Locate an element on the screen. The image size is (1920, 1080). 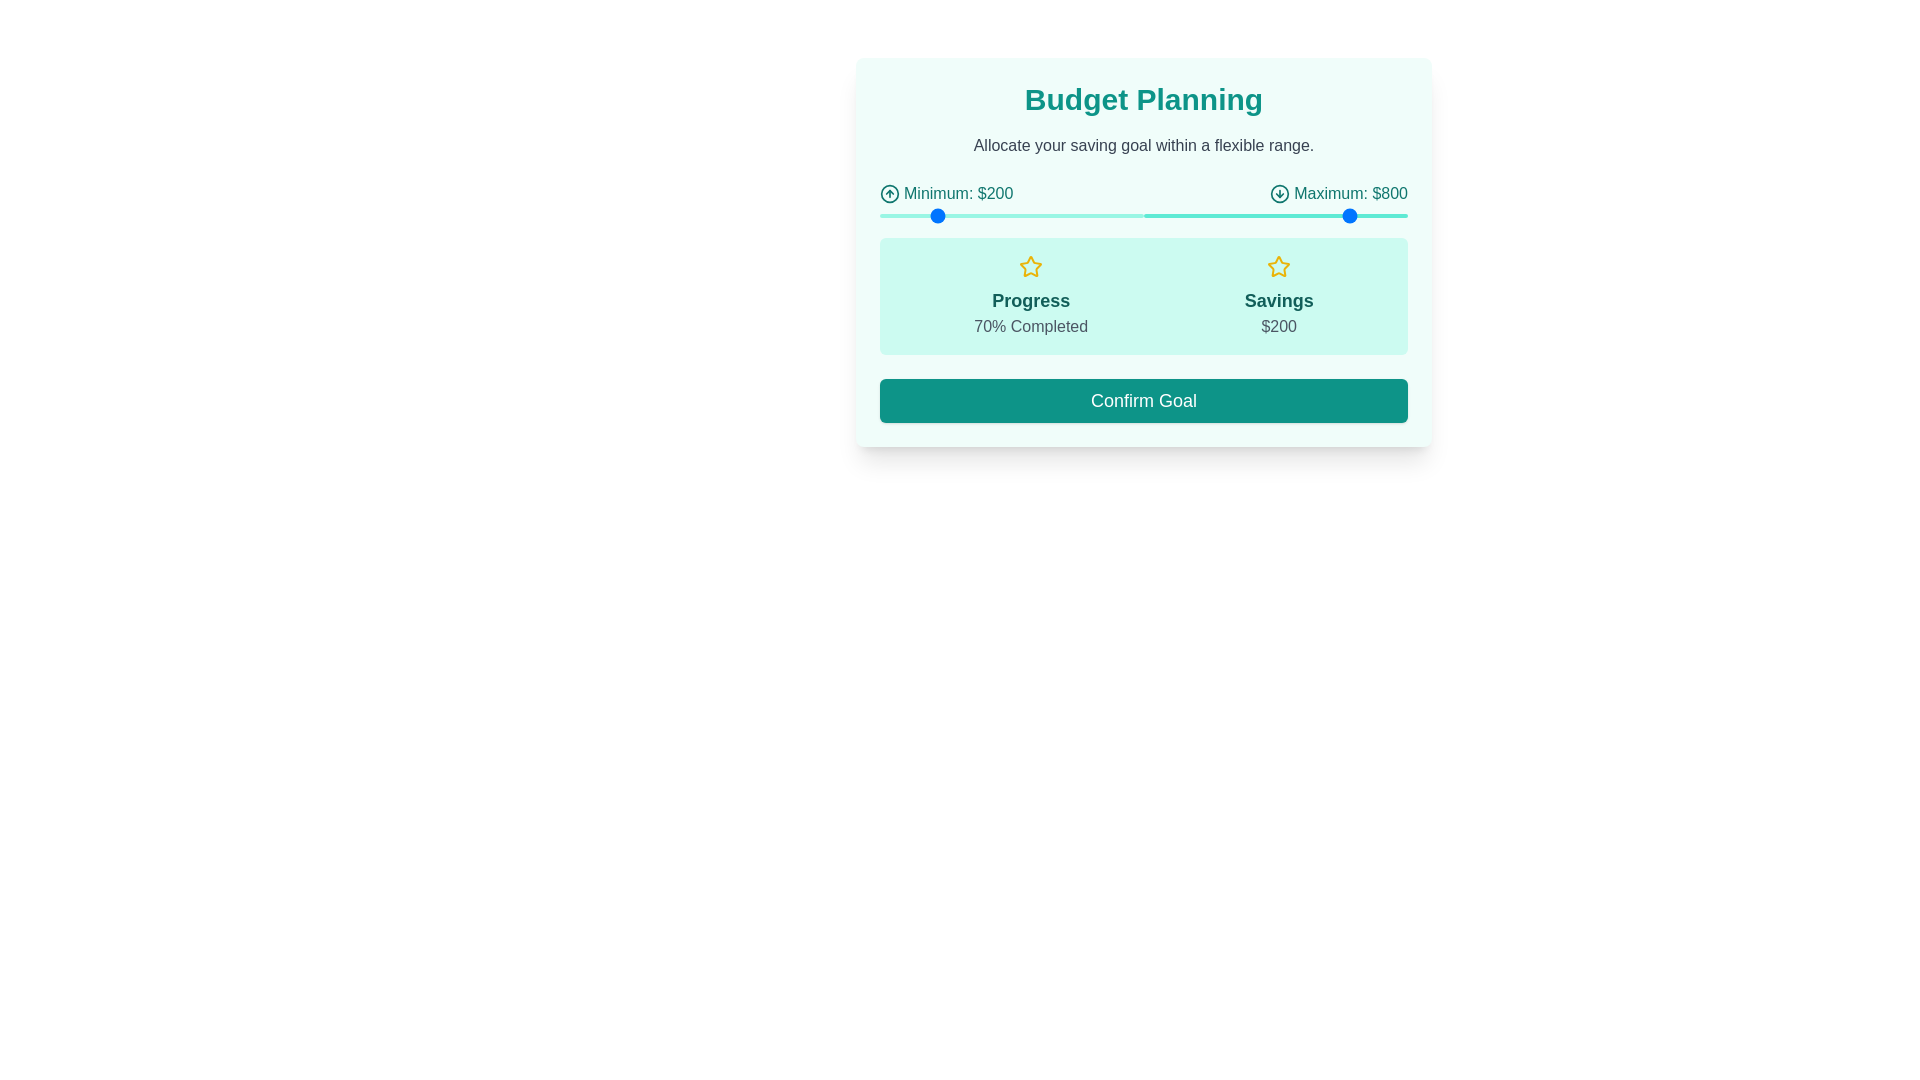
the slider value is located at coordinates (1008, 216).